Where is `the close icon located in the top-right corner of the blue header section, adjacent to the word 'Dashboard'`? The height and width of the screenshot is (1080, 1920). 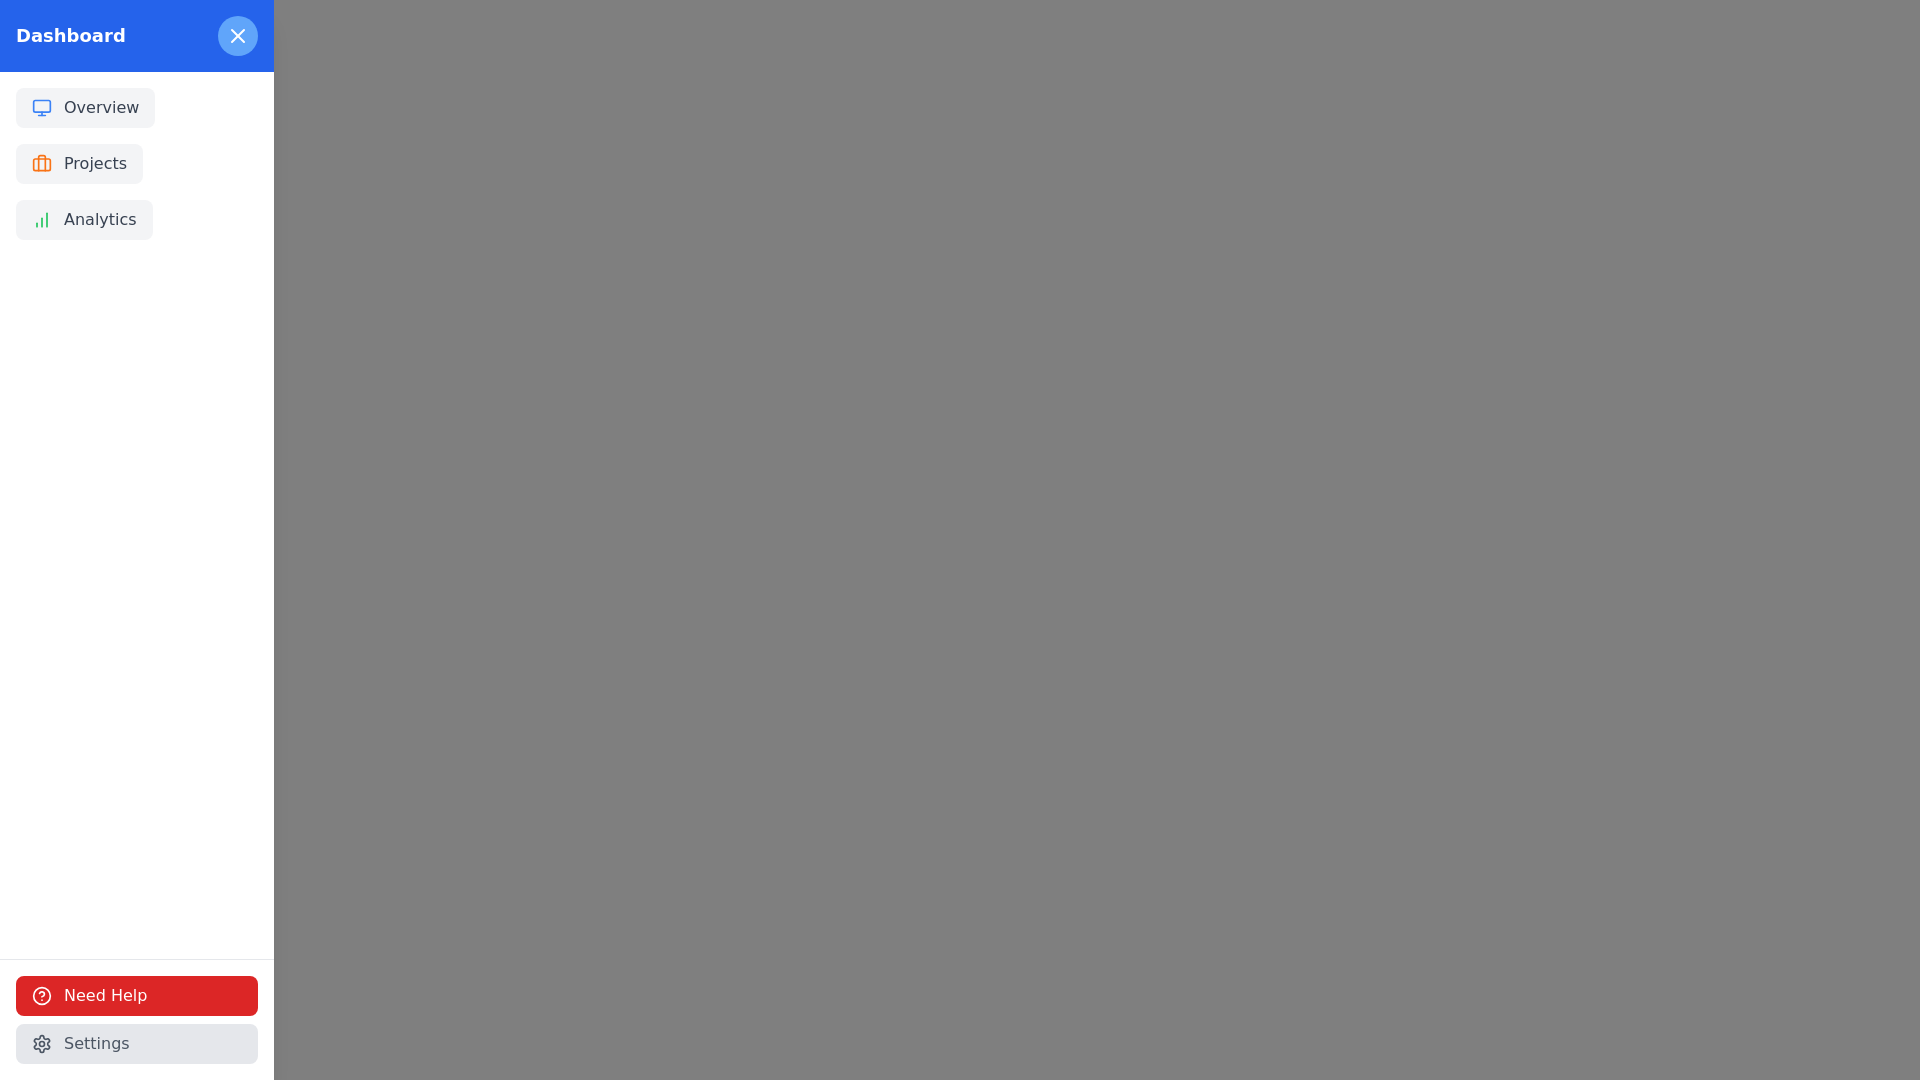 the close icon located in the top-right corner of the blue header section, adjacent to the word 'Dashboard' is located at coordinates (238, 35).